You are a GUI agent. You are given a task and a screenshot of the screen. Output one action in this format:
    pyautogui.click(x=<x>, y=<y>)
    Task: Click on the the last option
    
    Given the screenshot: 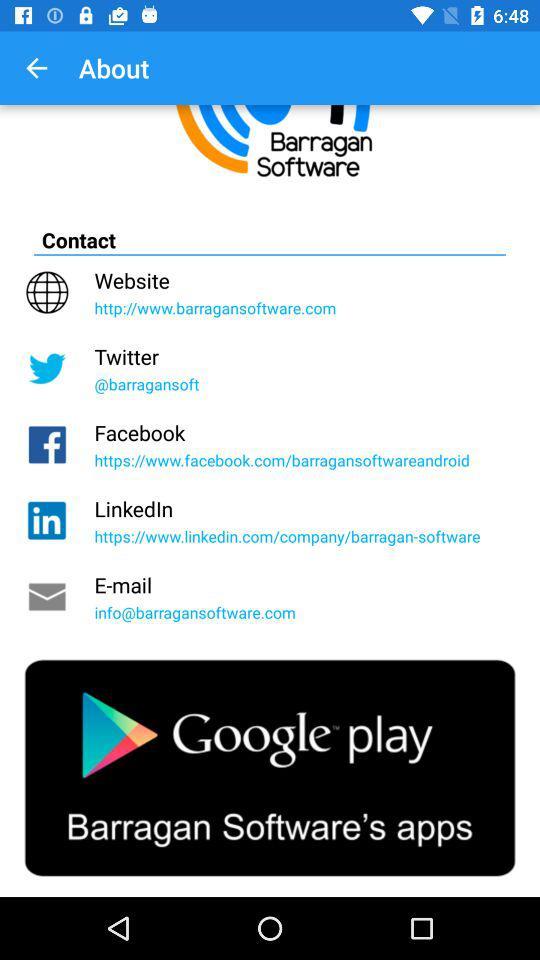 What is the action you would take?
    pyautogui.click(x=270, y=767)
    